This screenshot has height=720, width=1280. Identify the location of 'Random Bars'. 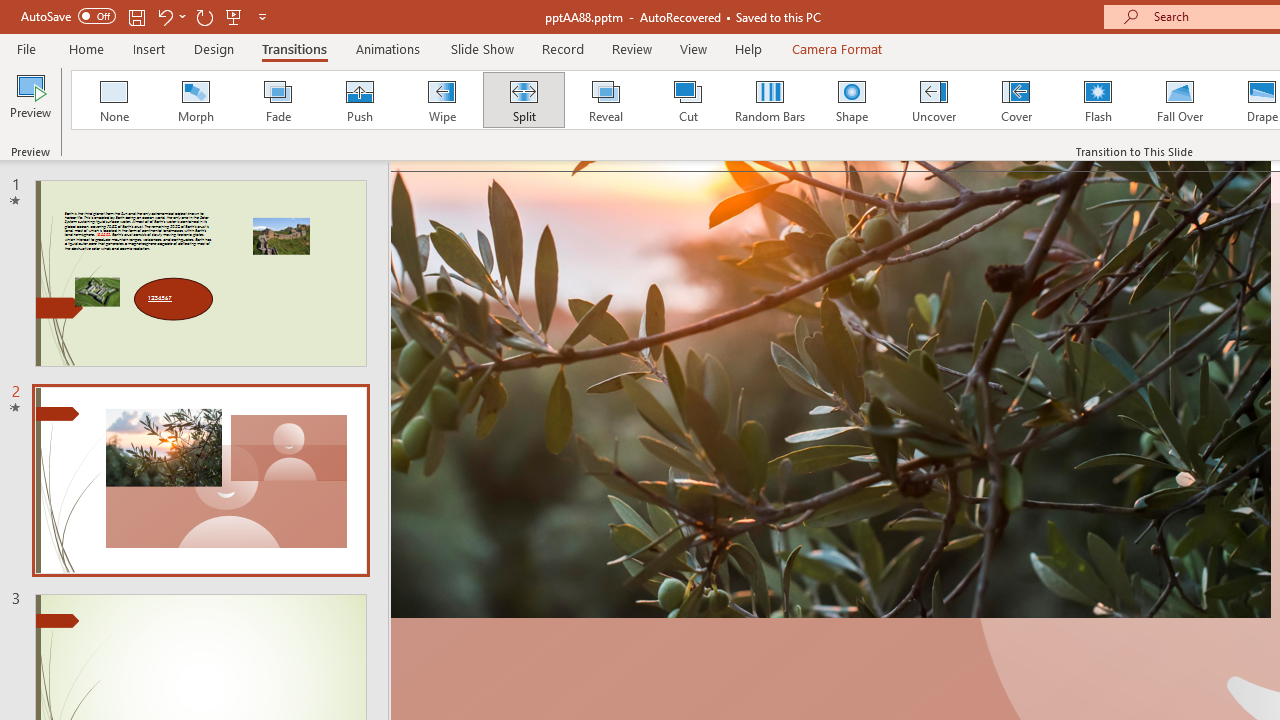
(769, 100).